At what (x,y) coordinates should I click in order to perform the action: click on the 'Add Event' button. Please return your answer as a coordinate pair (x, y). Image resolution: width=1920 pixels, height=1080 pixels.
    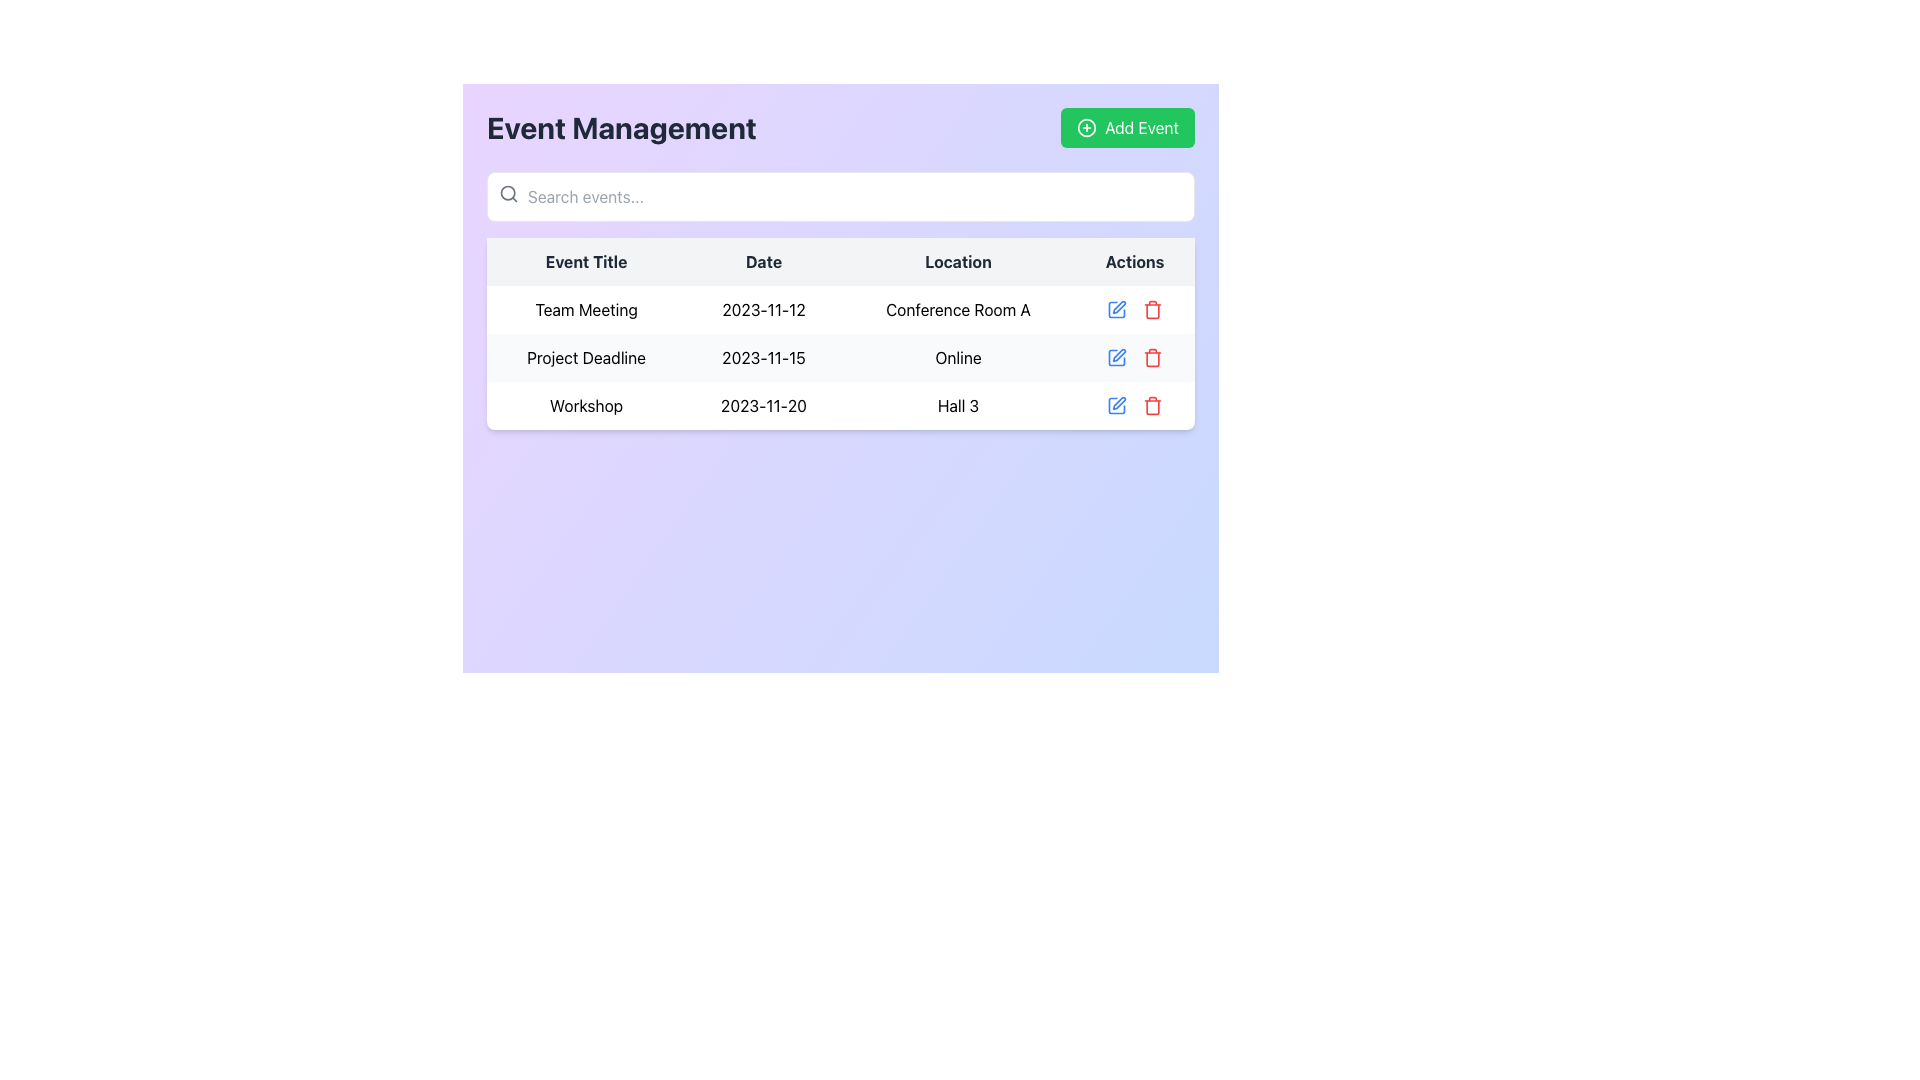
    Looking at the image, I should click on (1128, 127).